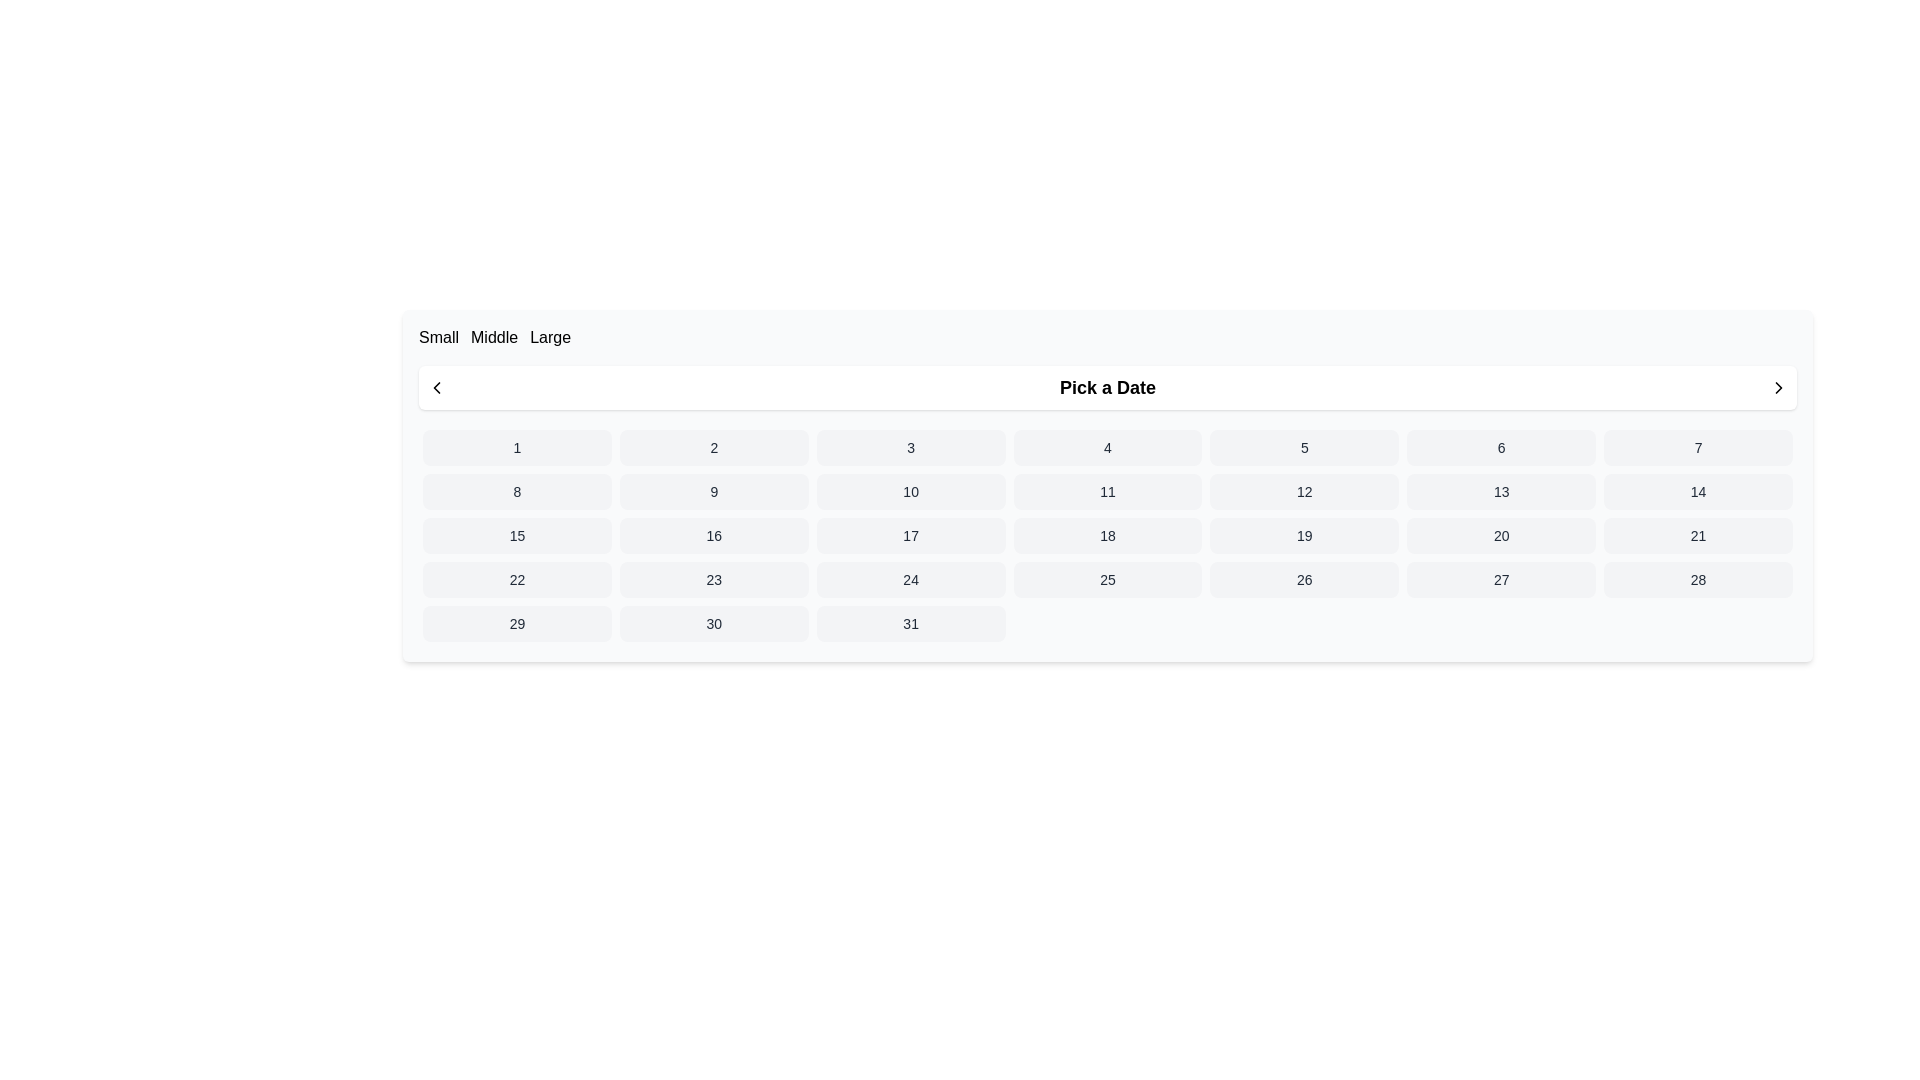  What do you see at coordinates (910, 492) in the screenshot?
I see `the day selection button for the 10th of the month` at bounding box center [910, 492].